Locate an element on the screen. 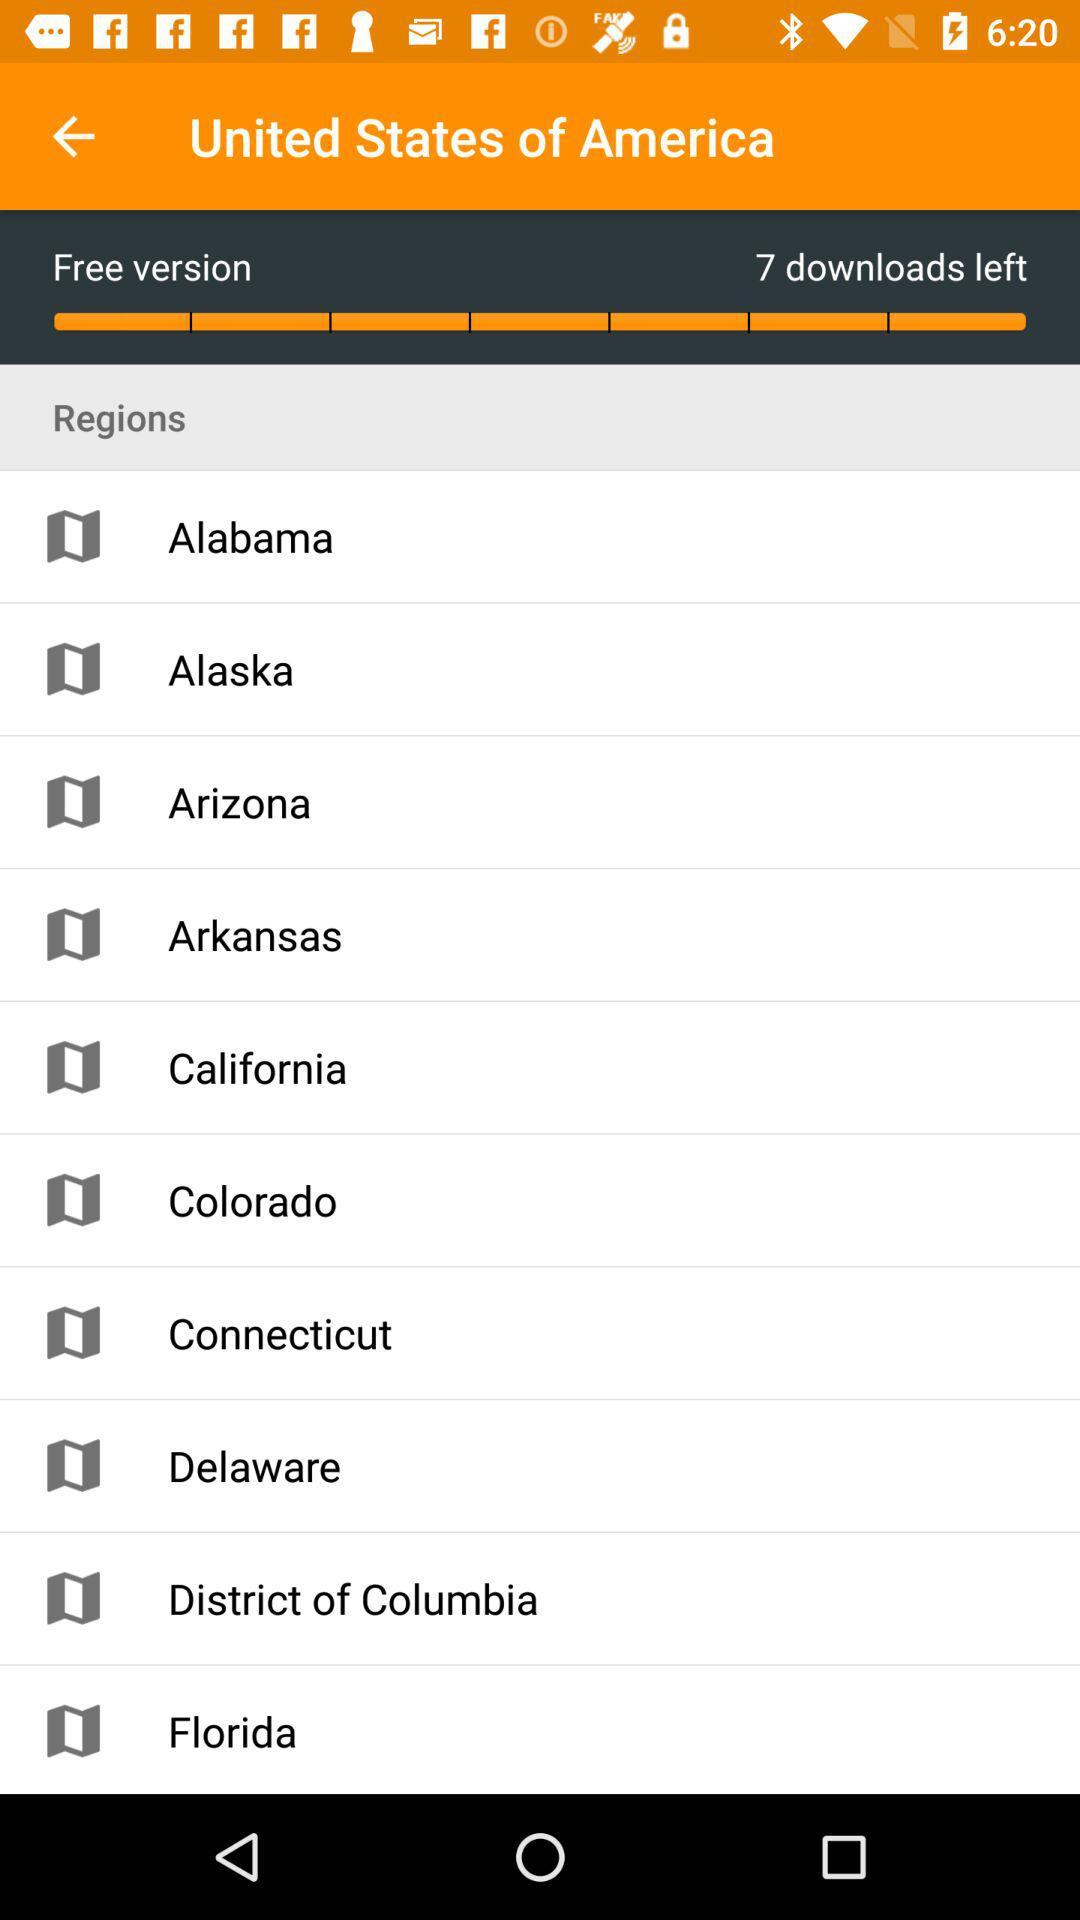 Image resolution: width=1080 pixels, height=1920 pixels. the app next to the united states of app is located at coordinates (72, 135).